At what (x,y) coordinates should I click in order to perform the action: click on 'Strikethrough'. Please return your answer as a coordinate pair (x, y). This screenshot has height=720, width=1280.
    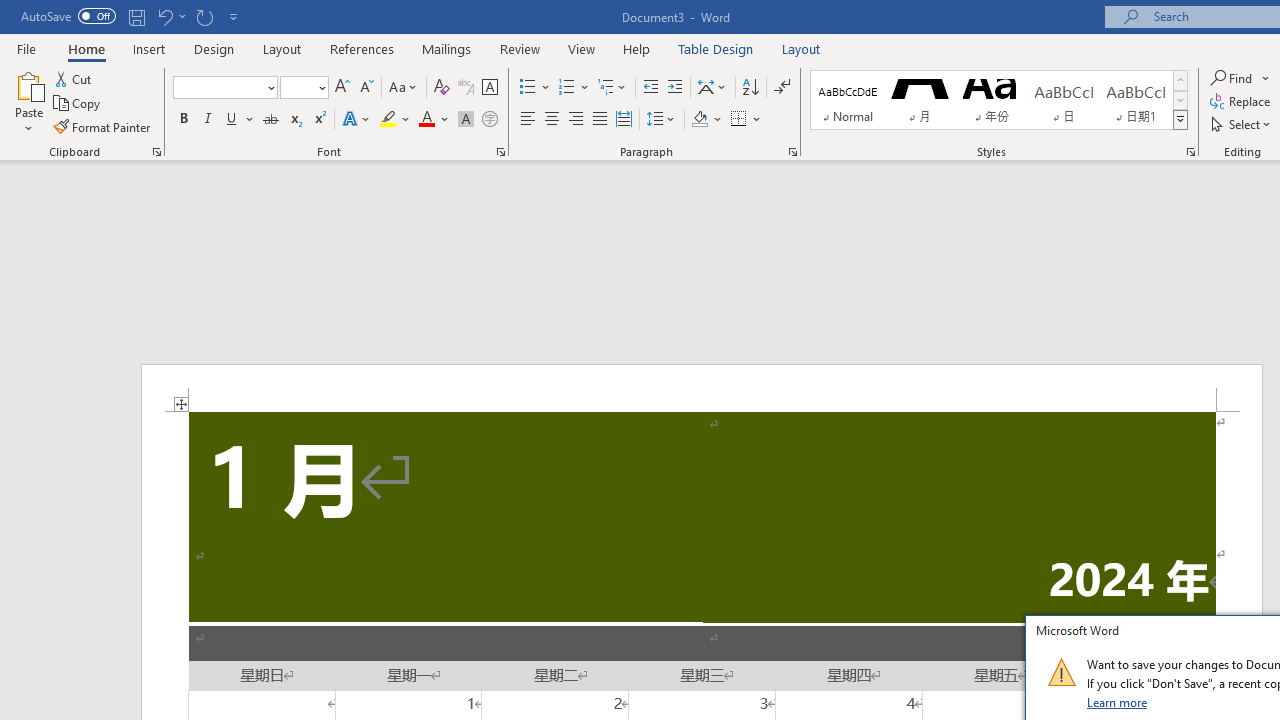
    Looking at the image, I should click on (269, 119).